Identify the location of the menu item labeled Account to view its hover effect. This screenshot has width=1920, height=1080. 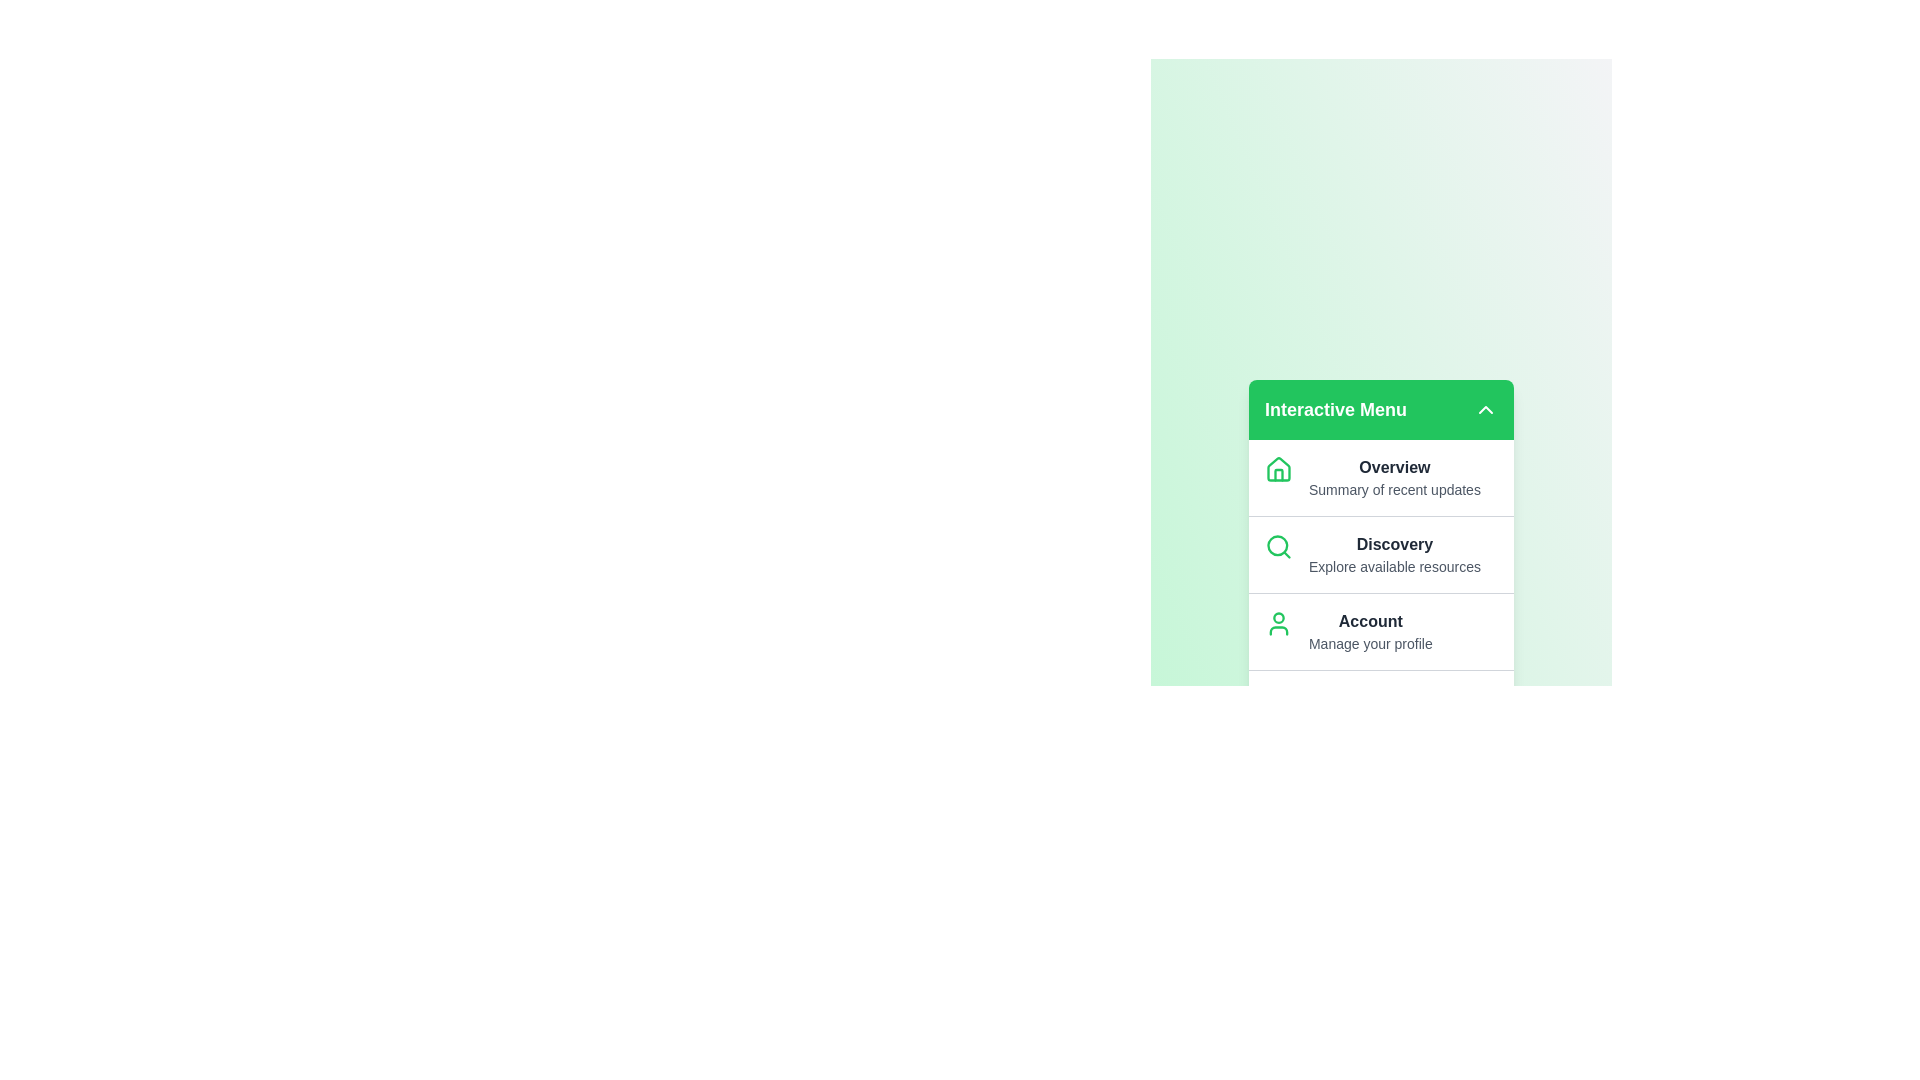
(1380, 631).